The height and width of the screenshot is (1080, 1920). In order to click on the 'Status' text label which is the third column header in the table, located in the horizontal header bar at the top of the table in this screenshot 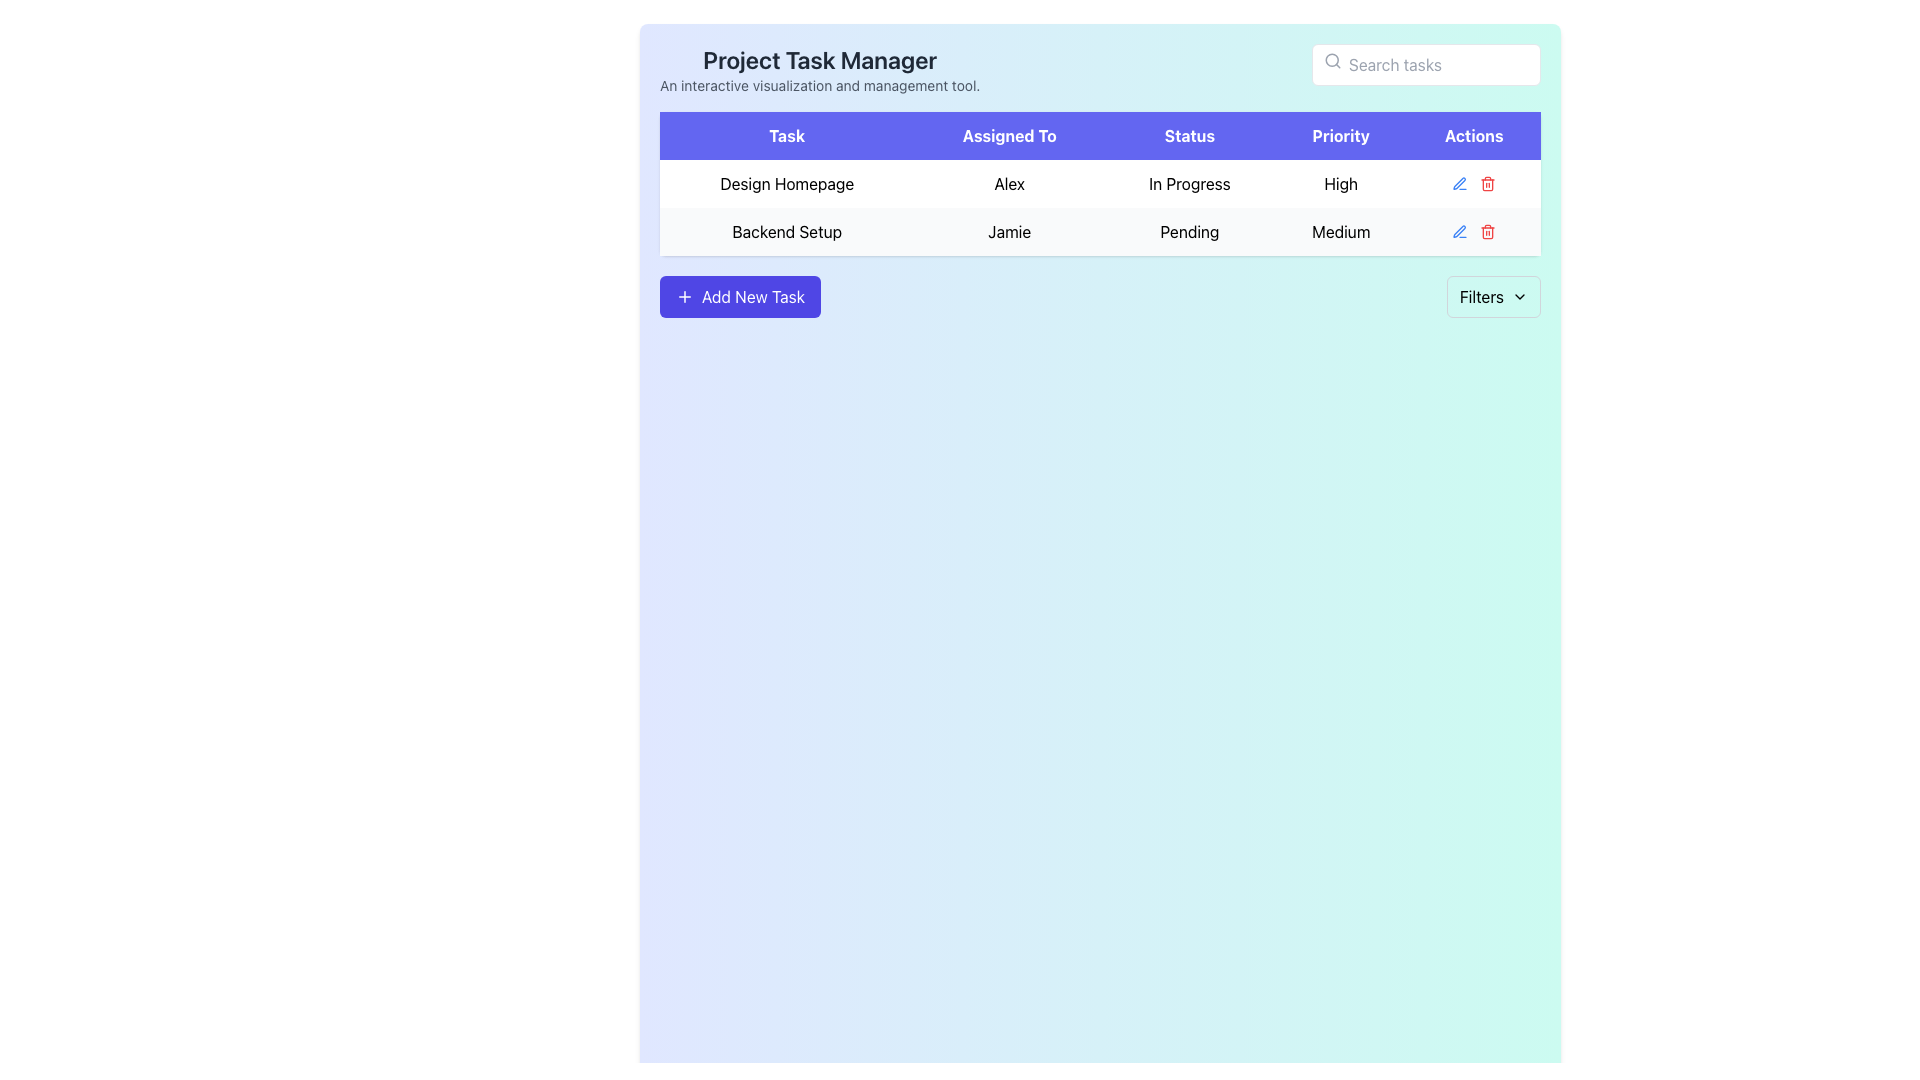, I will do `click(1189, 135)`.